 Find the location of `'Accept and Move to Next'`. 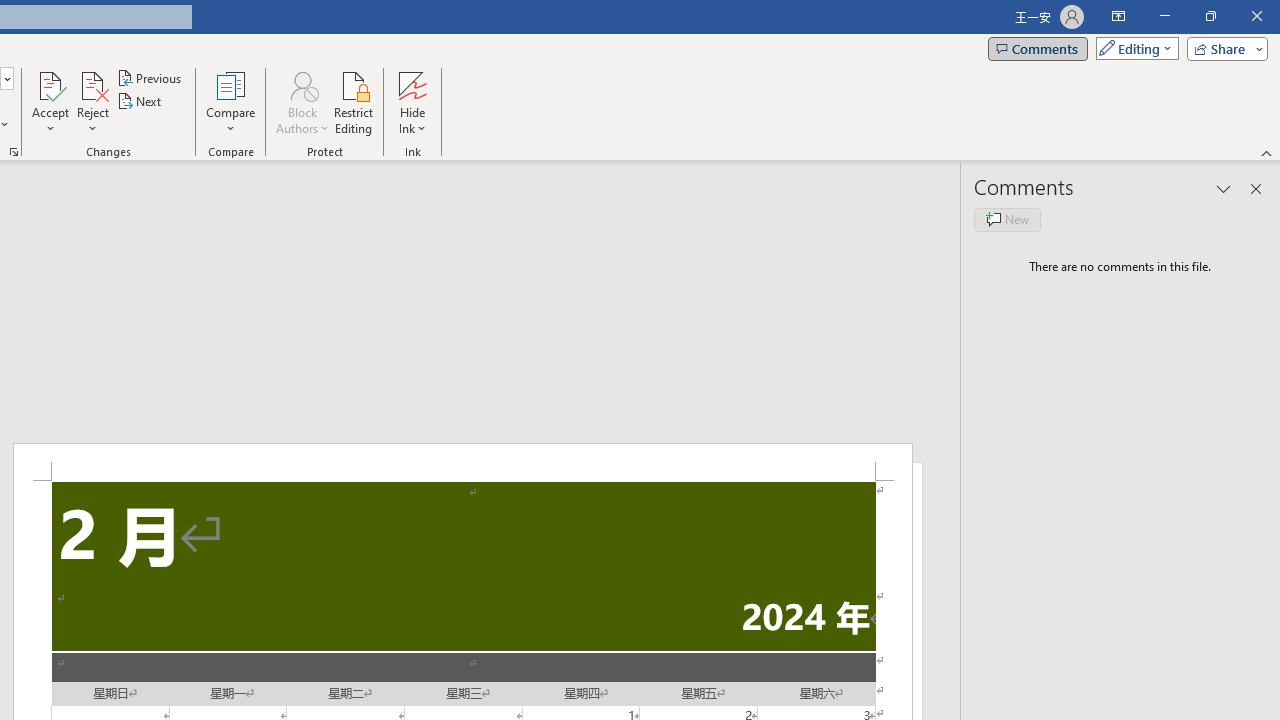

'Accept and Move to Next' is located at coordinates (50, 84).